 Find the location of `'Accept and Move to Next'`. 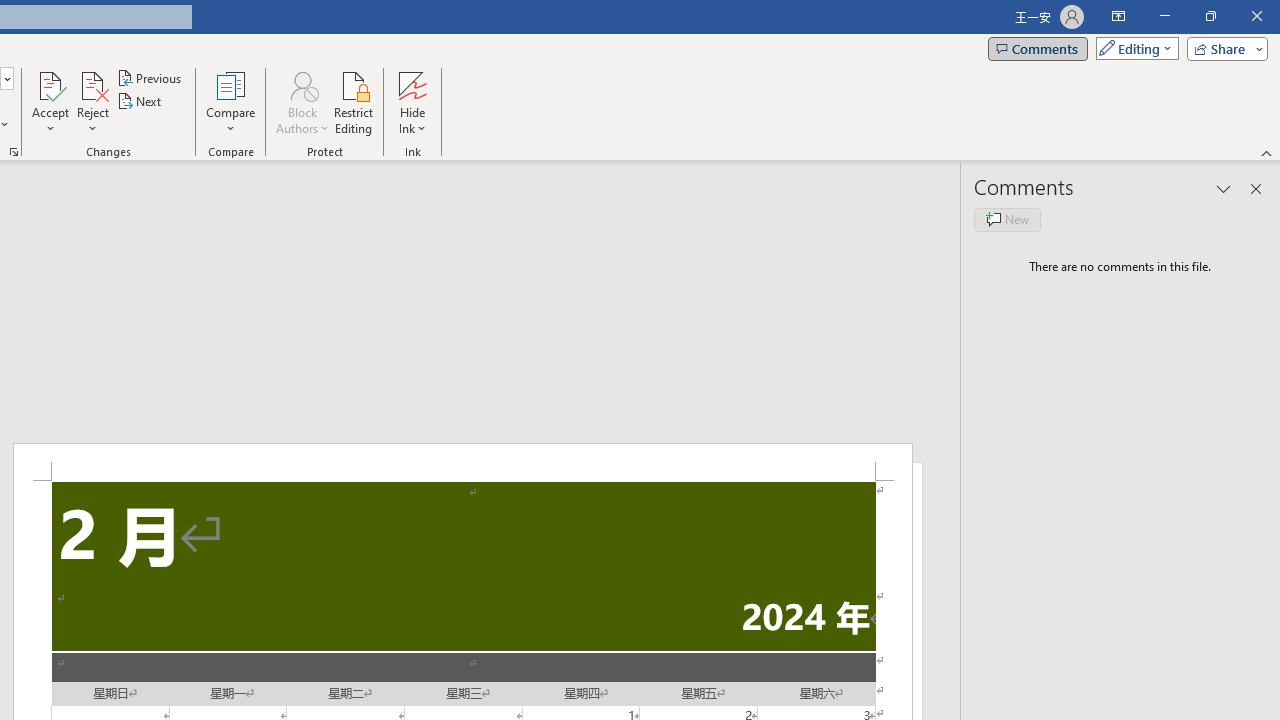

'Accept and Move to Next' is located at coordinates (50, 84).